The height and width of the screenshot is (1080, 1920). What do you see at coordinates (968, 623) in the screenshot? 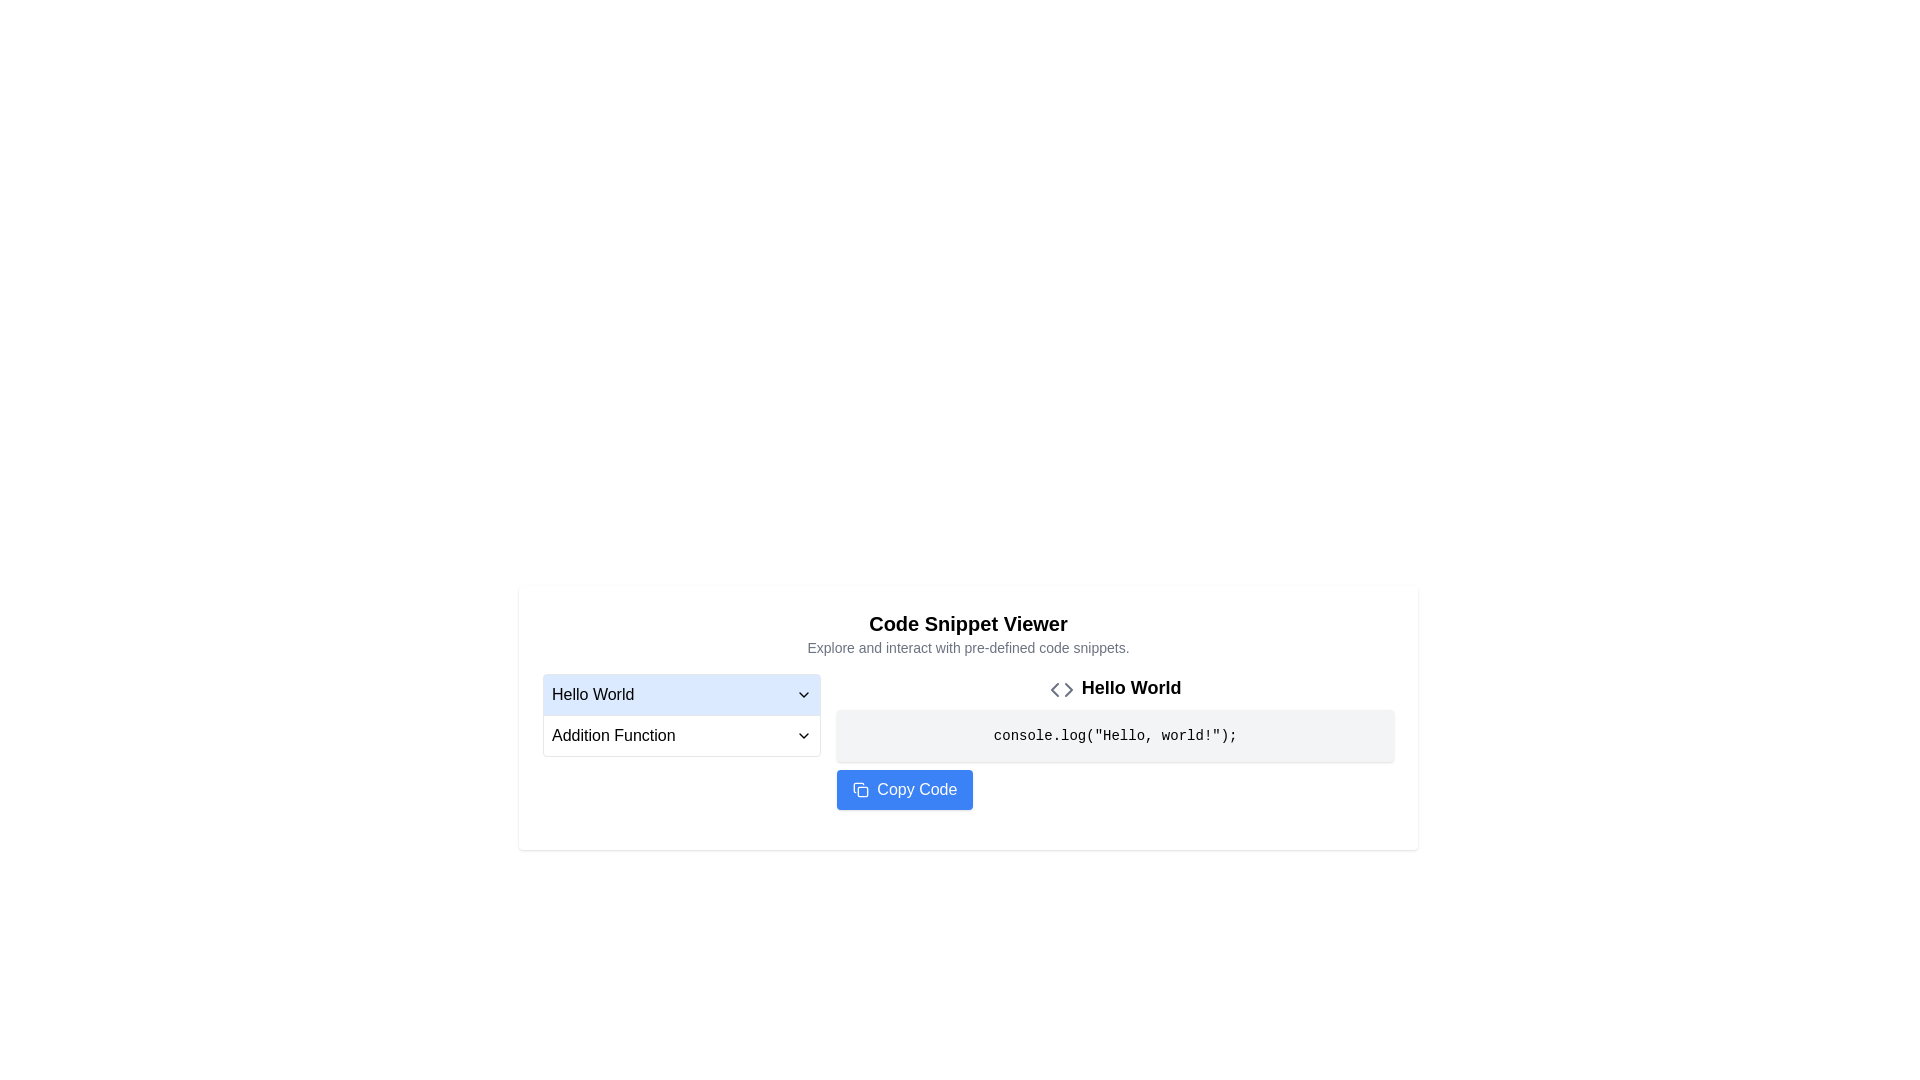
I see `the heading element that serves as a title or label for the section, positioned at the top-center of the content area, above the descriptive text` at bounding box center [968, 623].